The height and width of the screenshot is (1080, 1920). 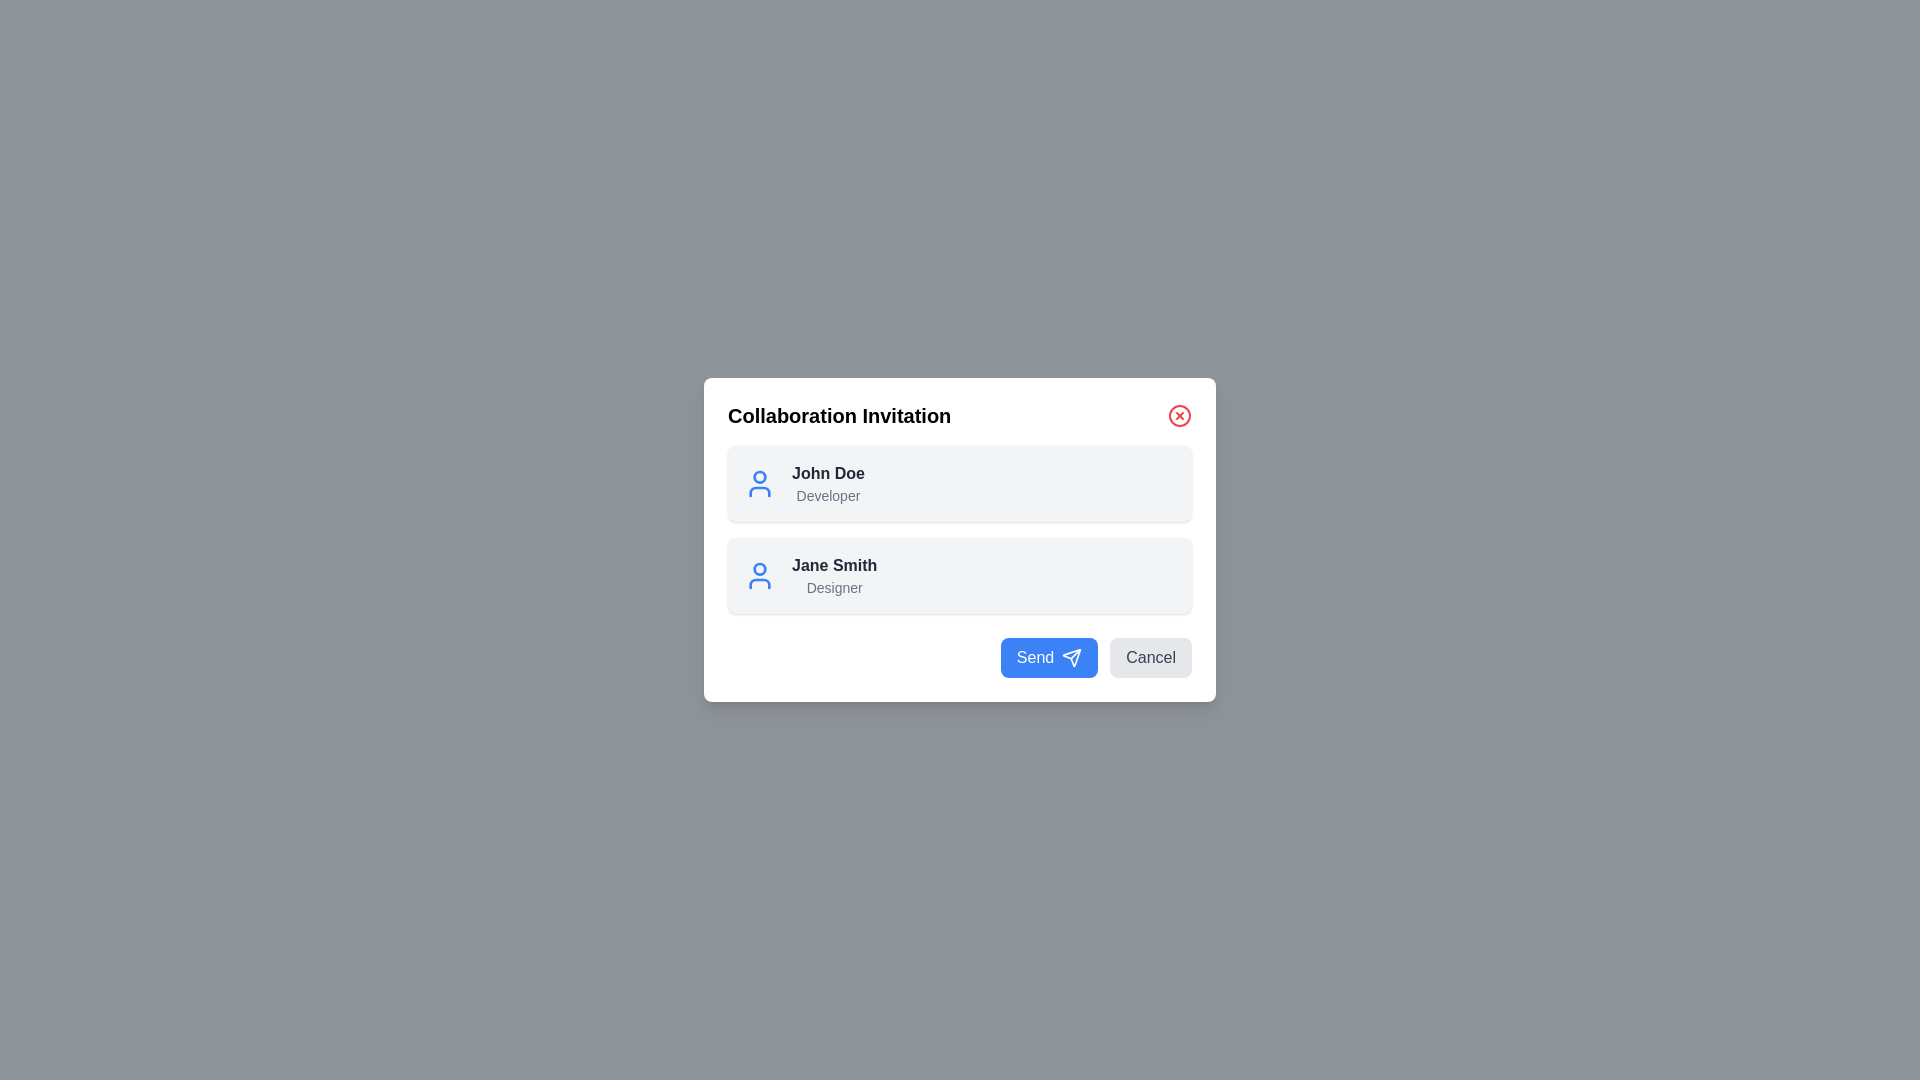 What do you see at coordinates (1151, 658) in the screenshot?
I see `the 'Cancel' button to close the dialog` at bounding box center [1151, 658].